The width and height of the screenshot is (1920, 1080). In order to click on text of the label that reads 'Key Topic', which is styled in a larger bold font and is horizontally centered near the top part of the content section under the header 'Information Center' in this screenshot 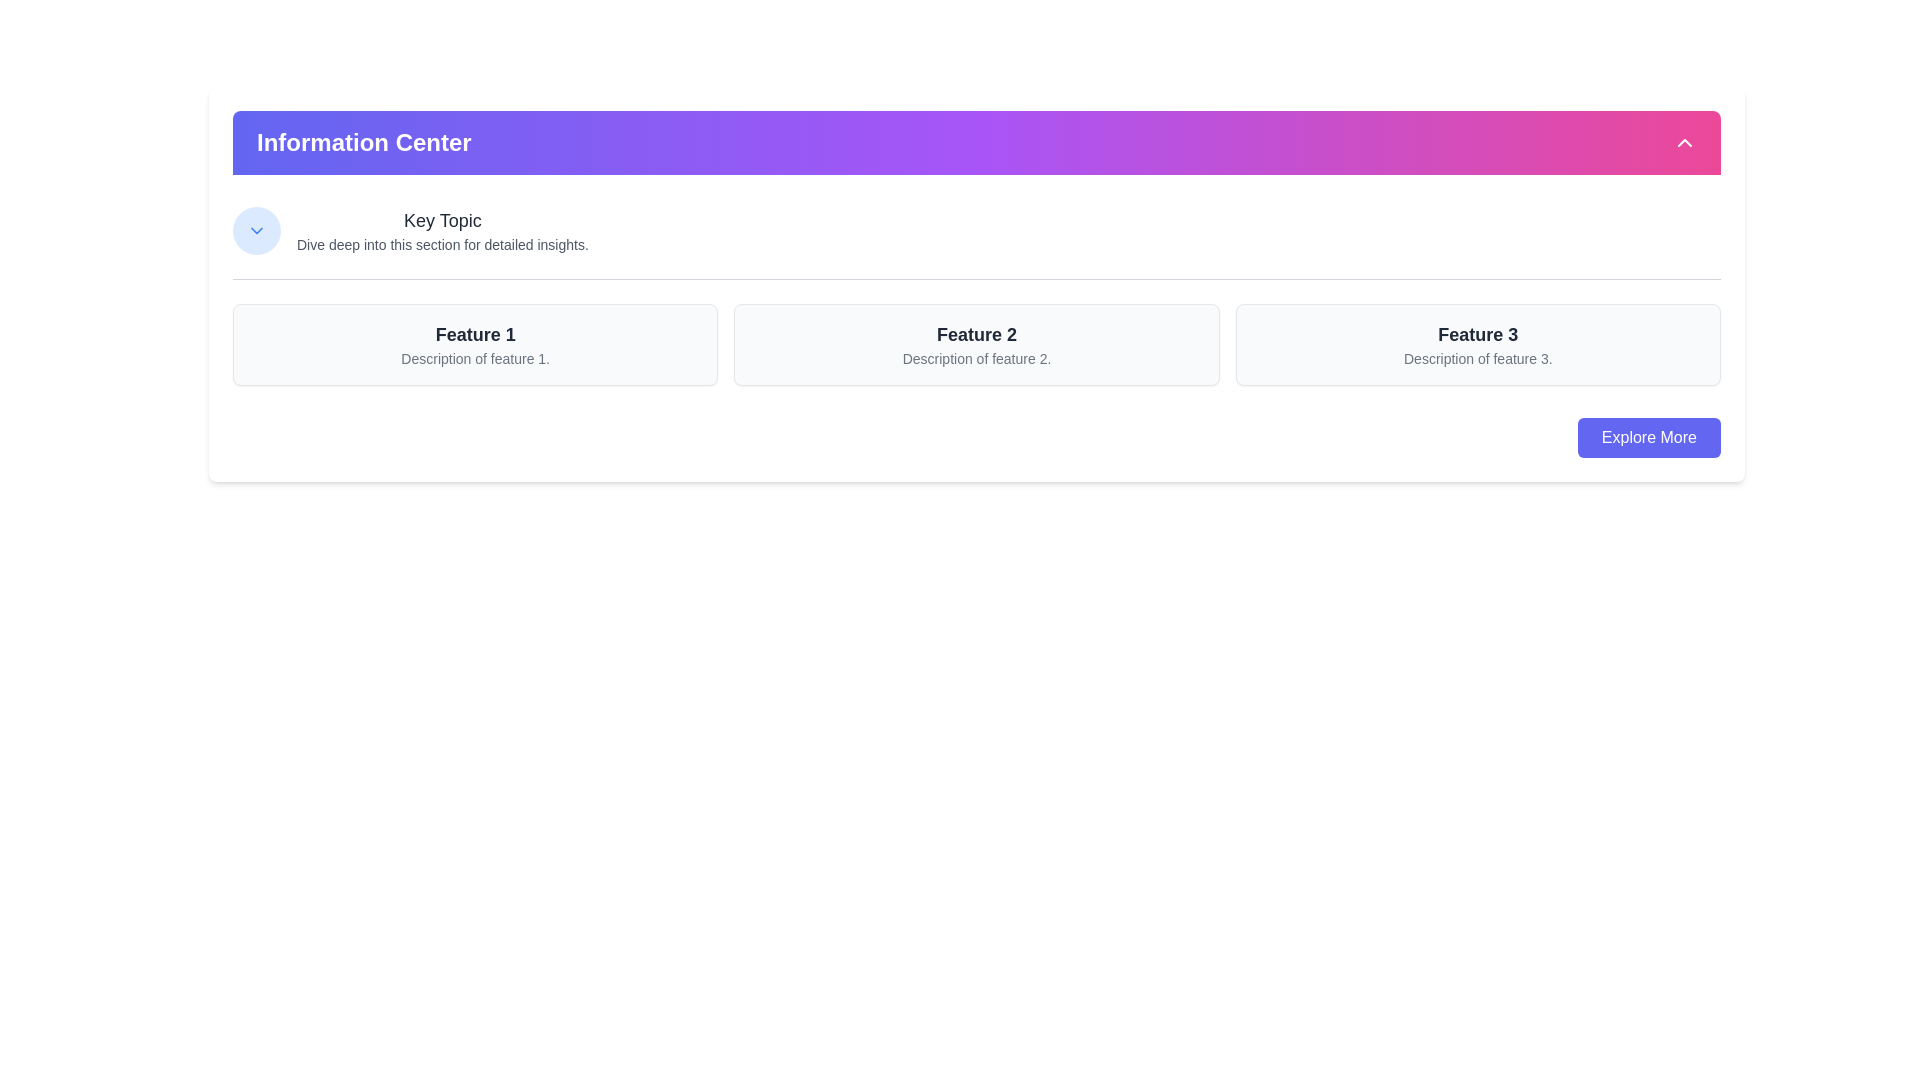, I will do `click(441, 220)`.